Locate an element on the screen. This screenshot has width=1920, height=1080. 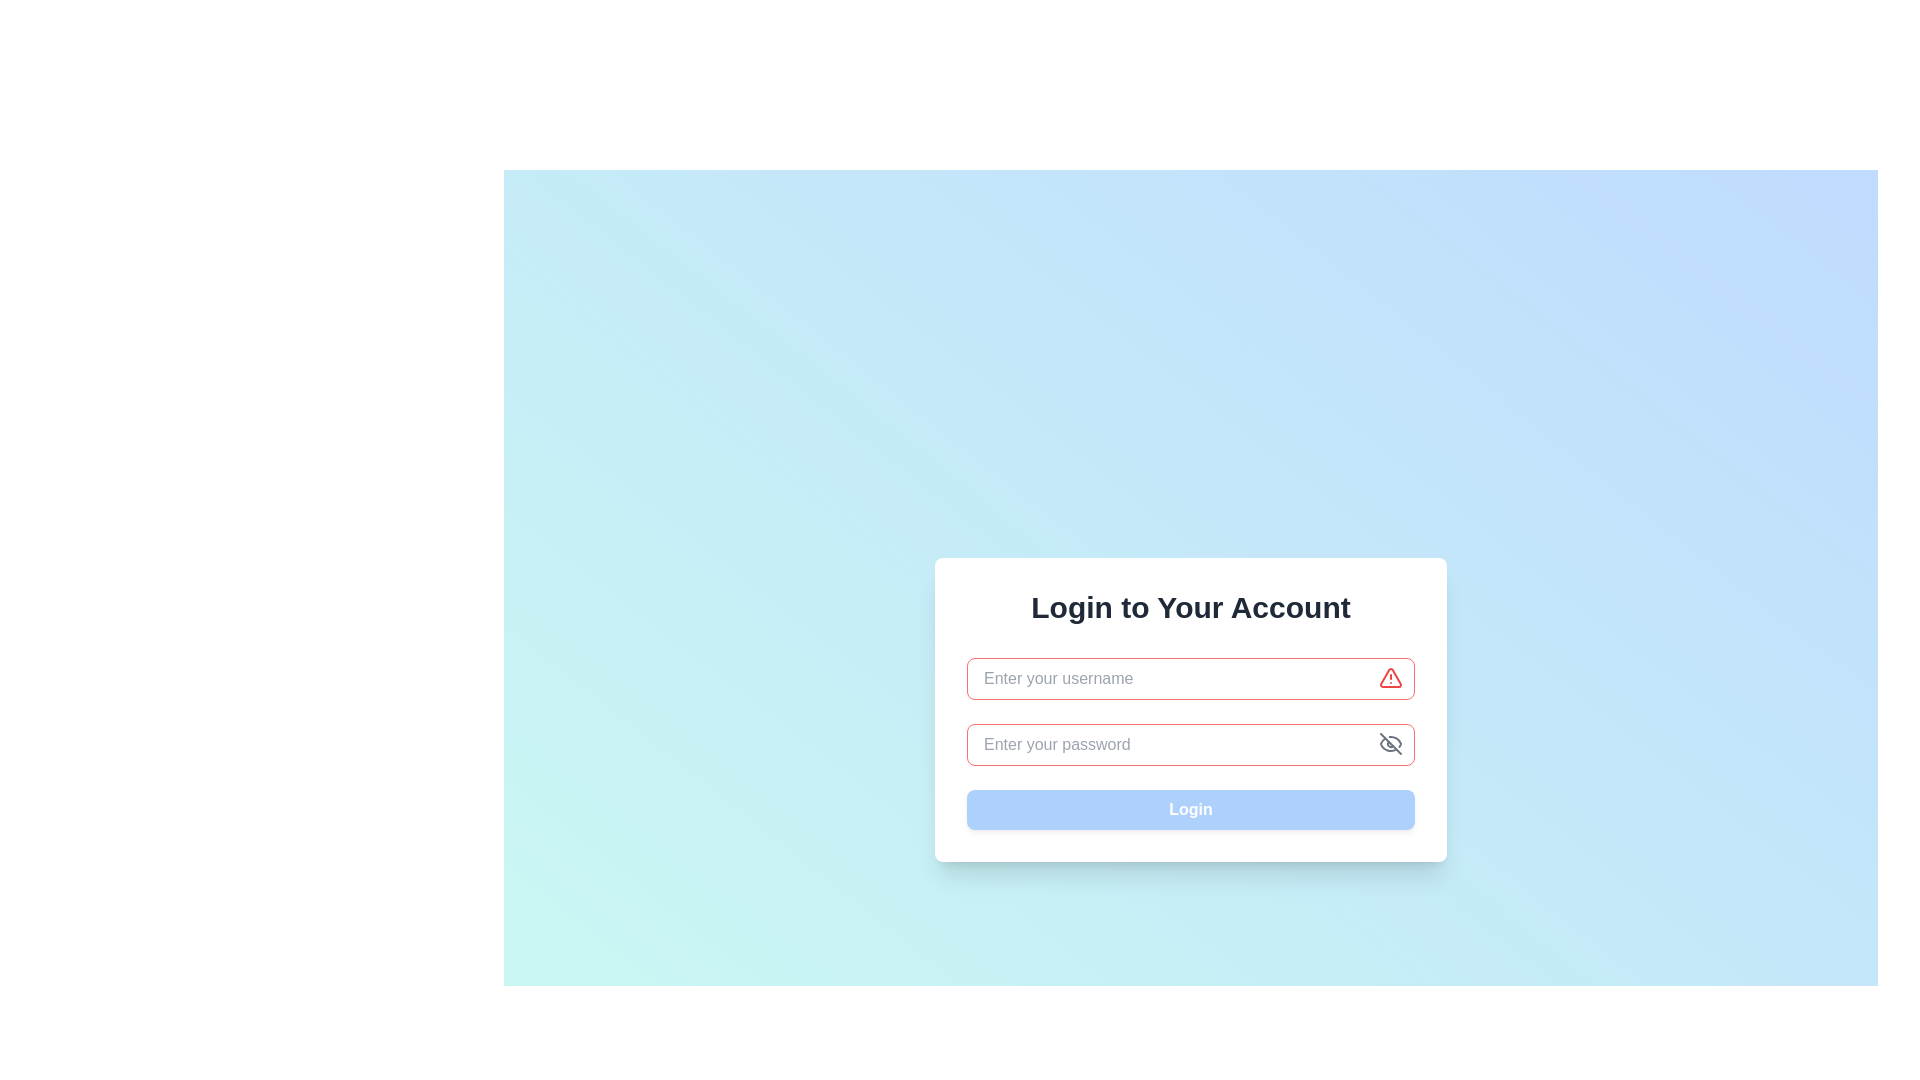
the text input field with a red border indicating an error state, which has a placeholder text 'Enter your username.' to focus on it is located at coordinates (1190, 677).